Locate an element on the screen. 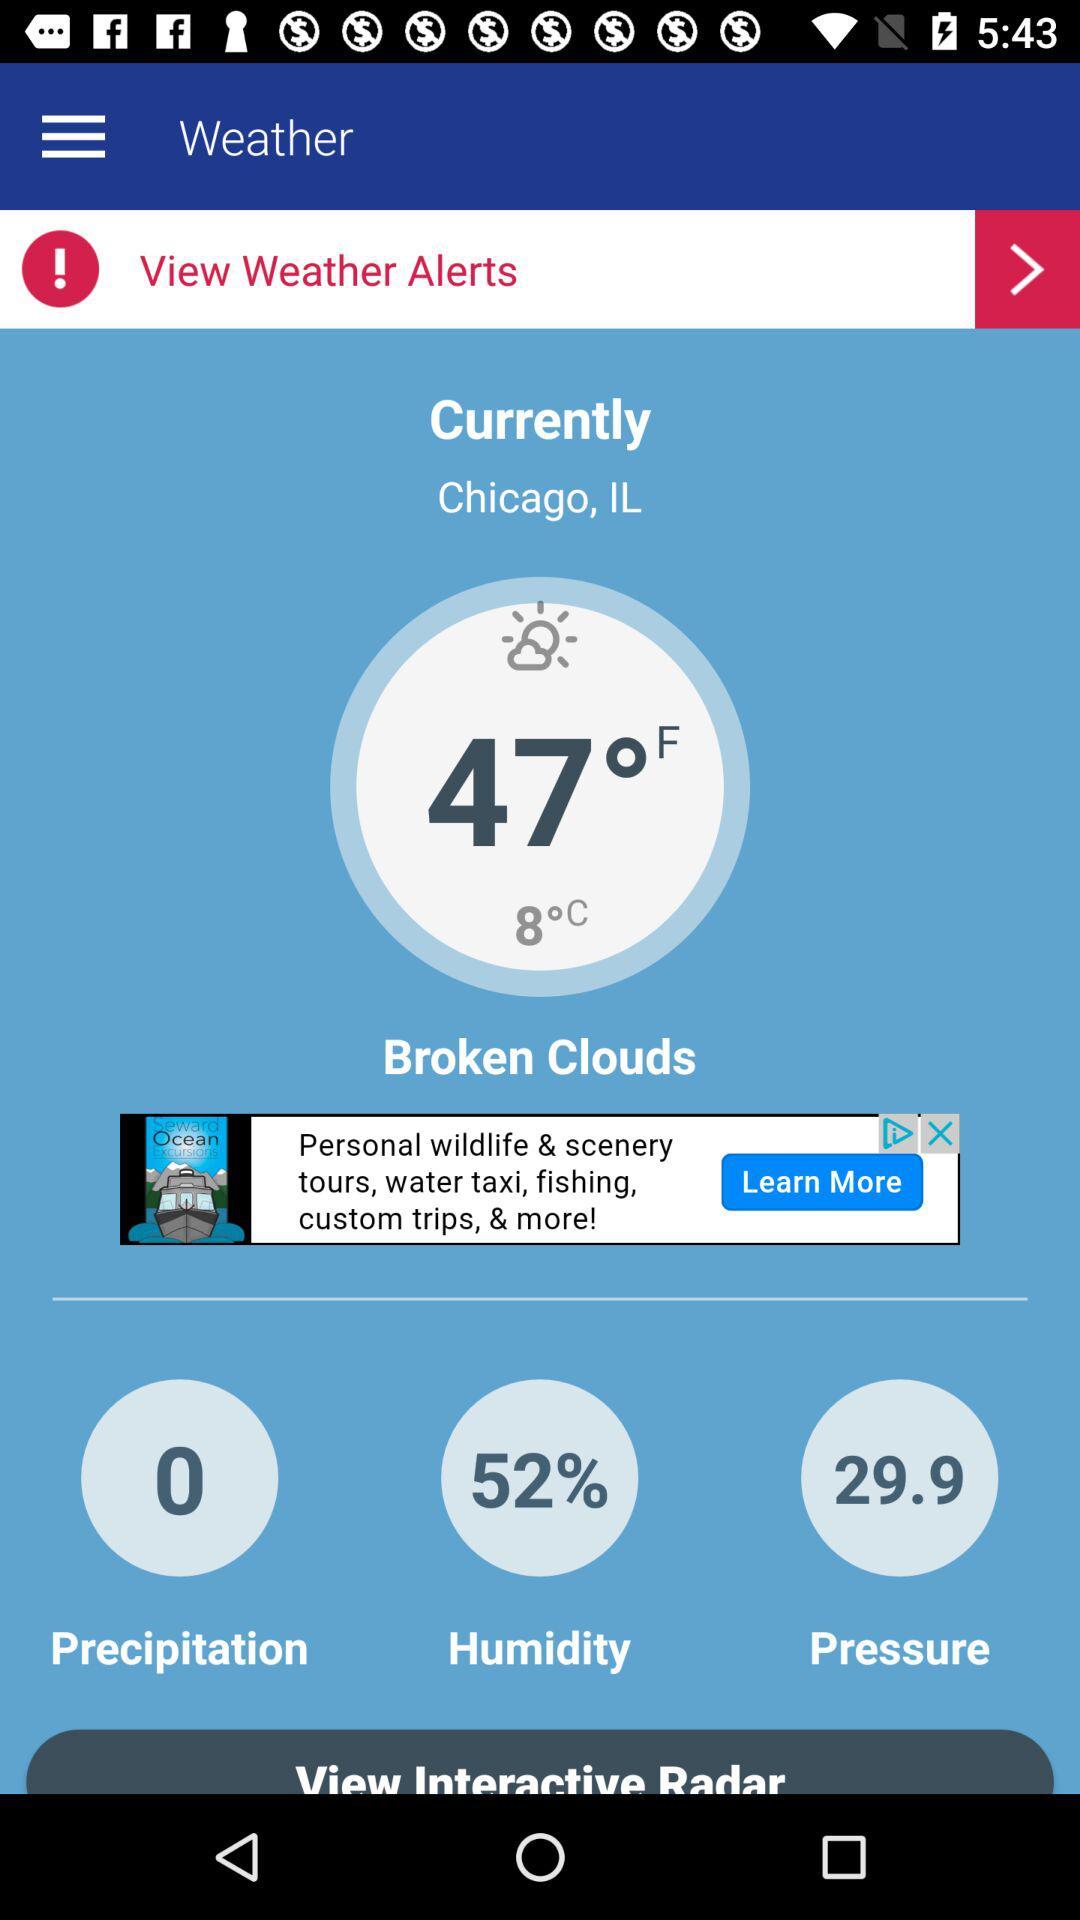 The height and width of the screenshot is (1920, 1080). click on the advertisement is located at coordinates (540, 1179).